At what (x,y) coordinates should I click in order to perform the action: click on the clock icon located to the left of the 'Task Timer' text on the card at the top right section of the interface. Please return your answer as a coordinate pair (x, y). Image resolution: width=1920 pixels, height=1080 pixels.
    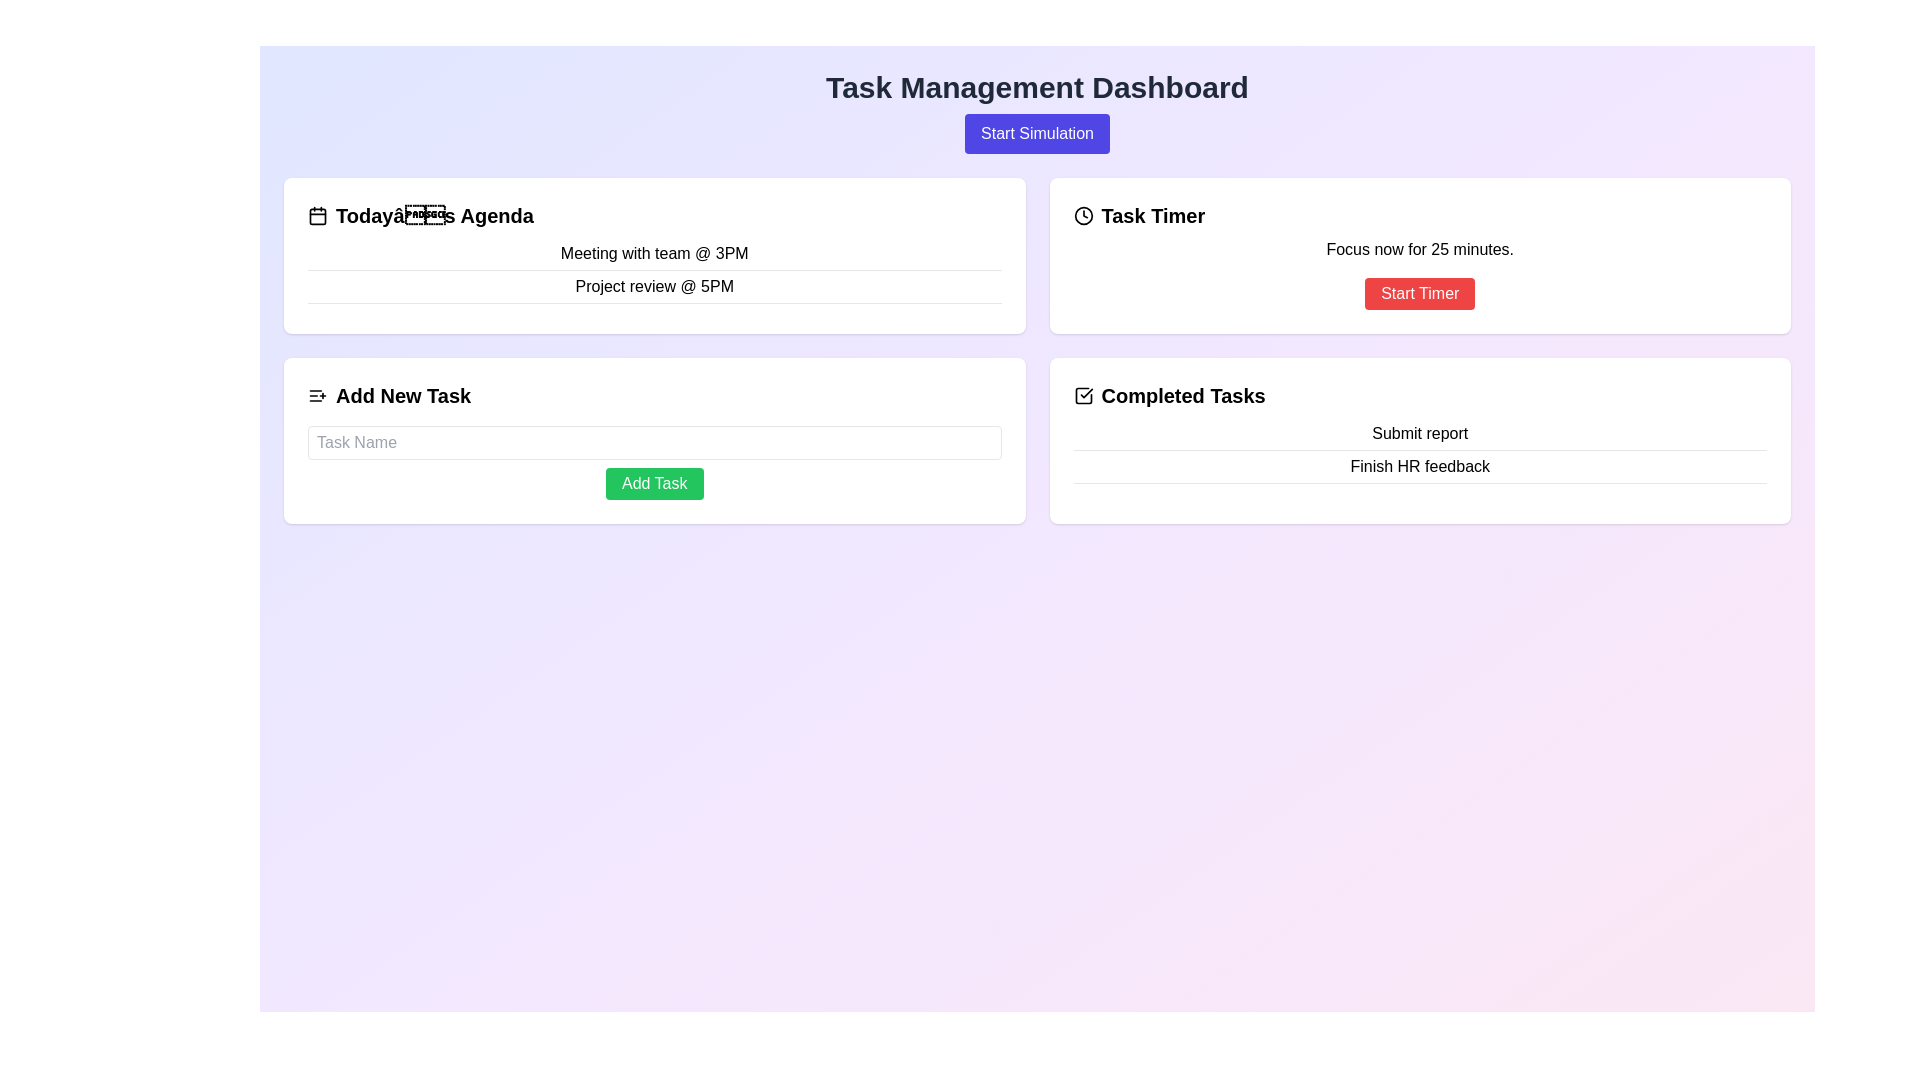
    Looking at the image, I should click on (1082, 216).